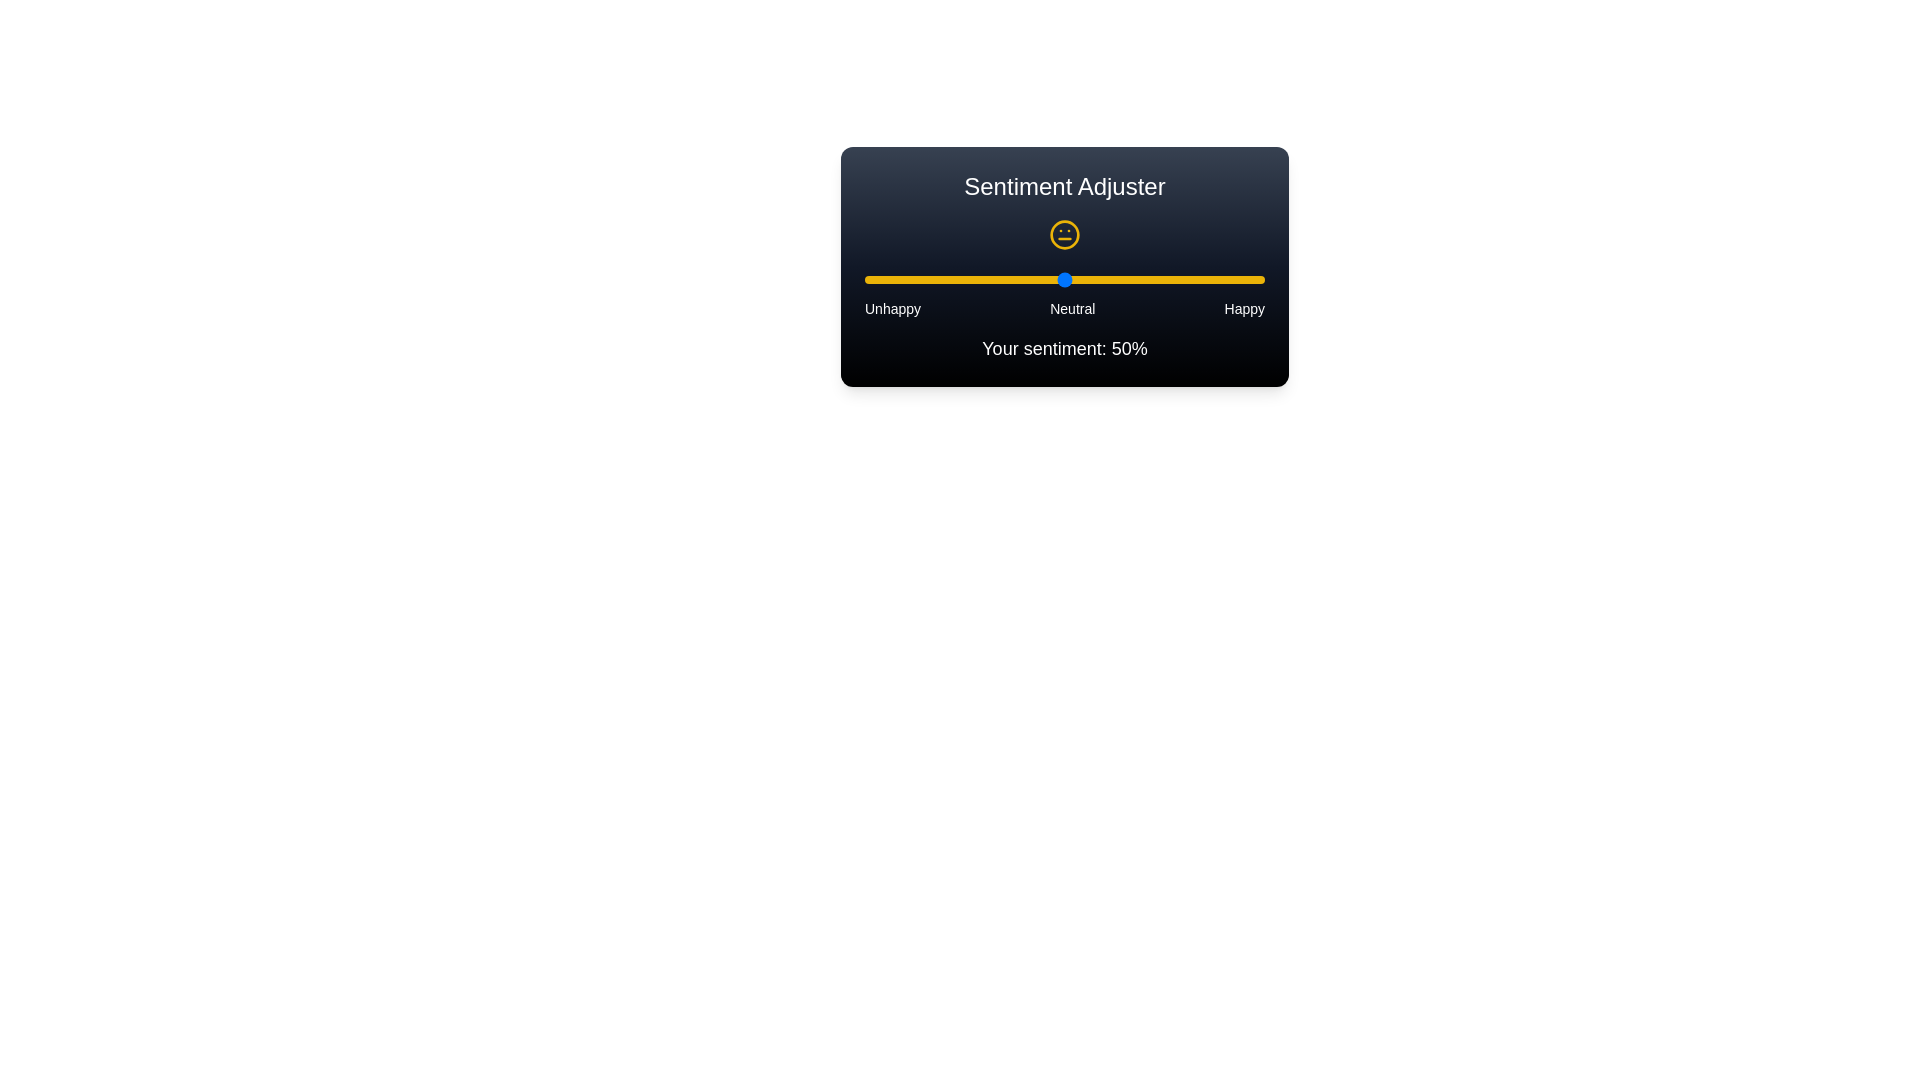  I want to click on the sentiment slider to 72%, where sentiment is a value between 0 and 100, so click(1152, 280).